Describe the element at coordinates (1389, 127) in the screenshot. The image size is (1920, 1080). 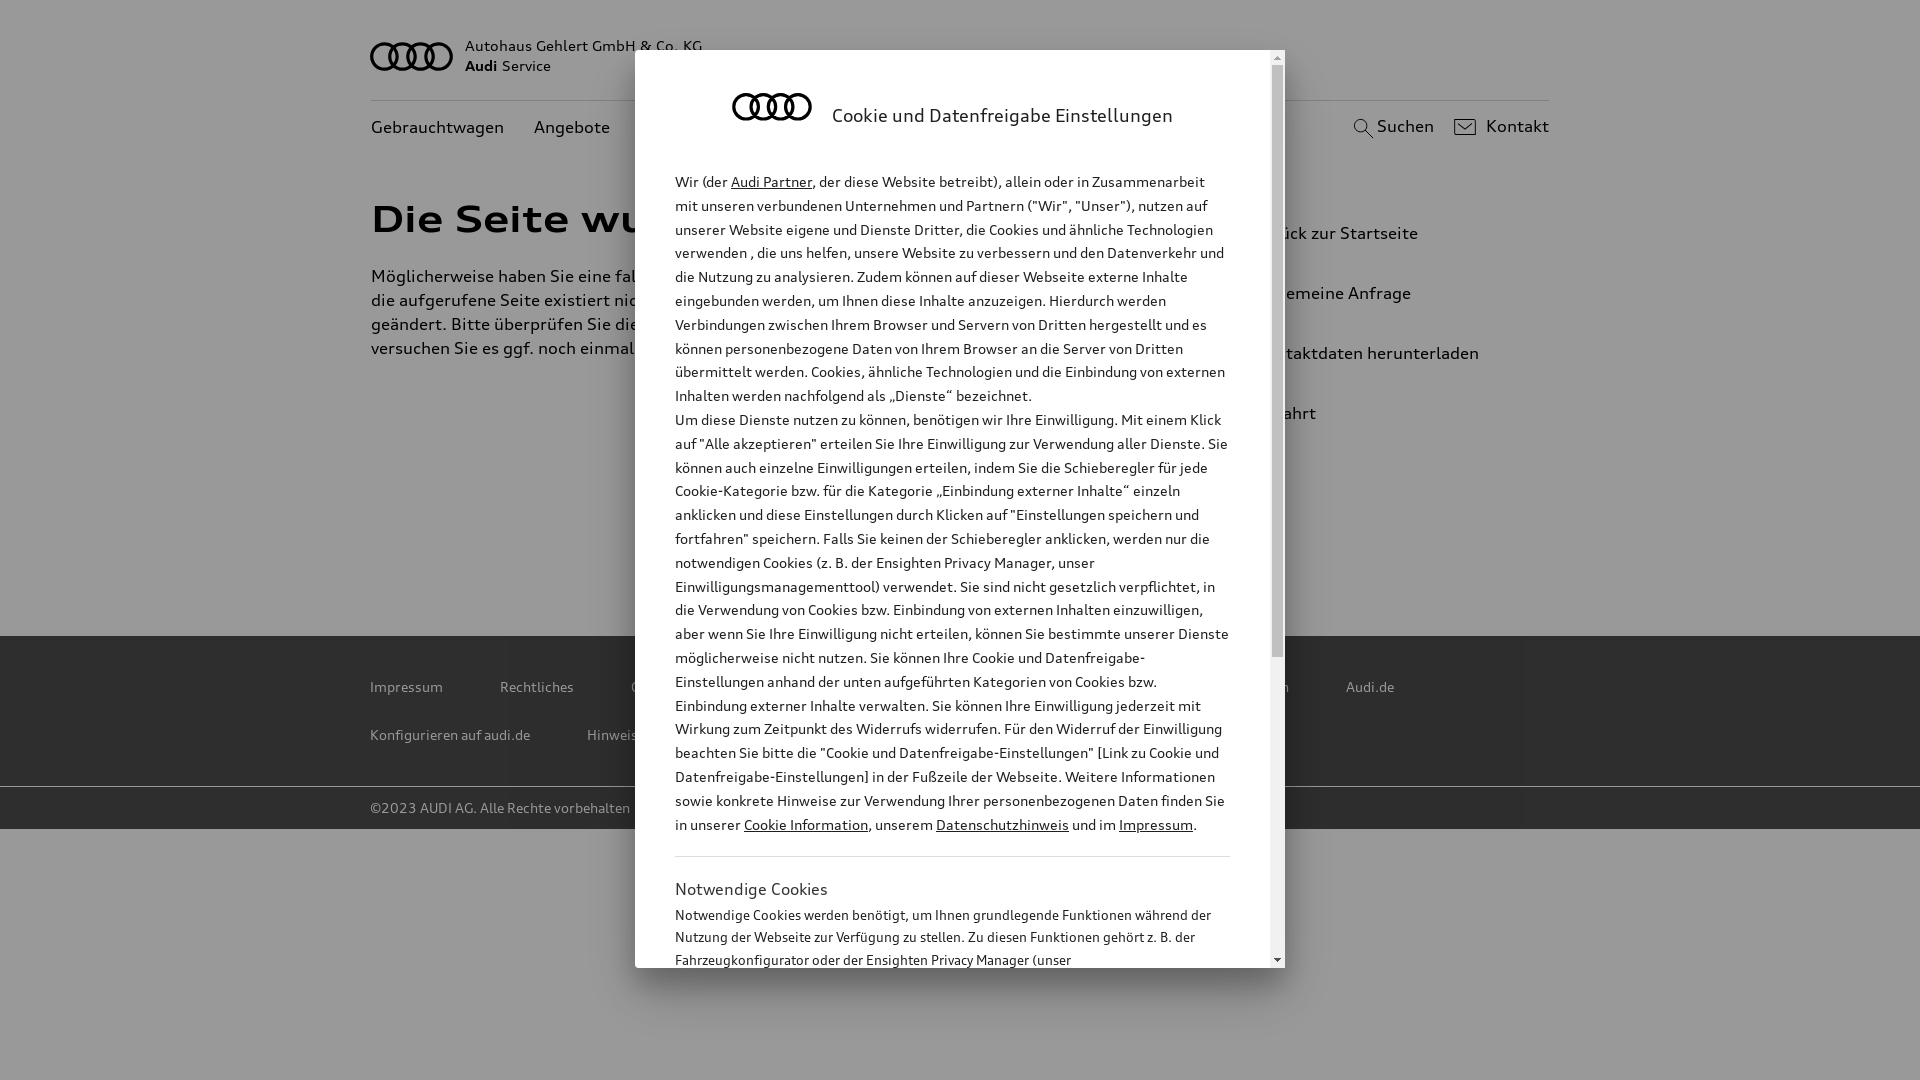
I see `'Suchen'` at that location.